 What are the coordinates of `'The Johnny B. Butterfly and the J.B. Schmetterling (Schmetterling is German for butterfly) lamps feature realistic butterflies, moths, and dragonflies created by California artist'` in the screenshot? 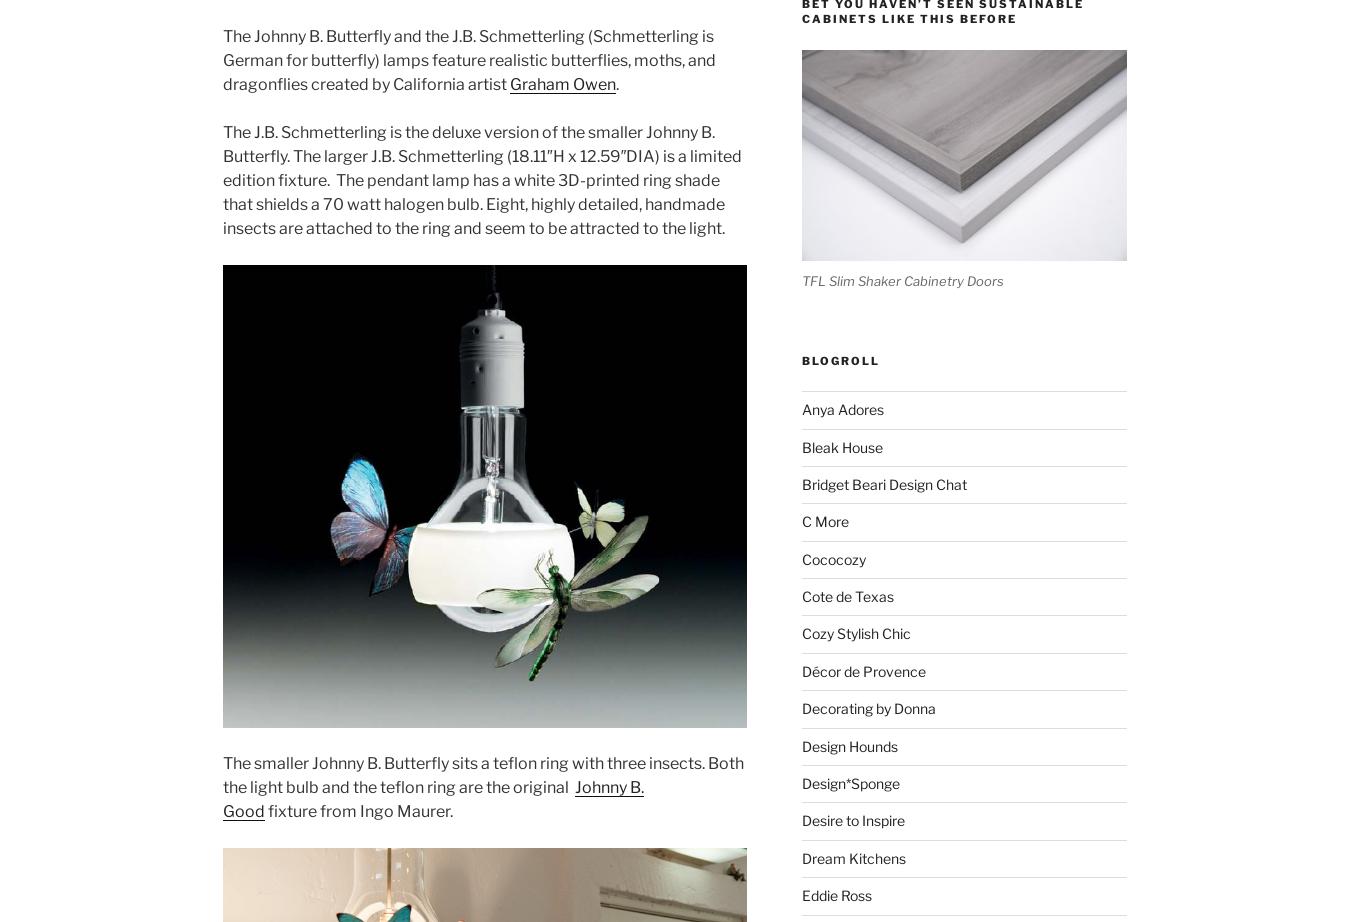 It's located at (468, 60).